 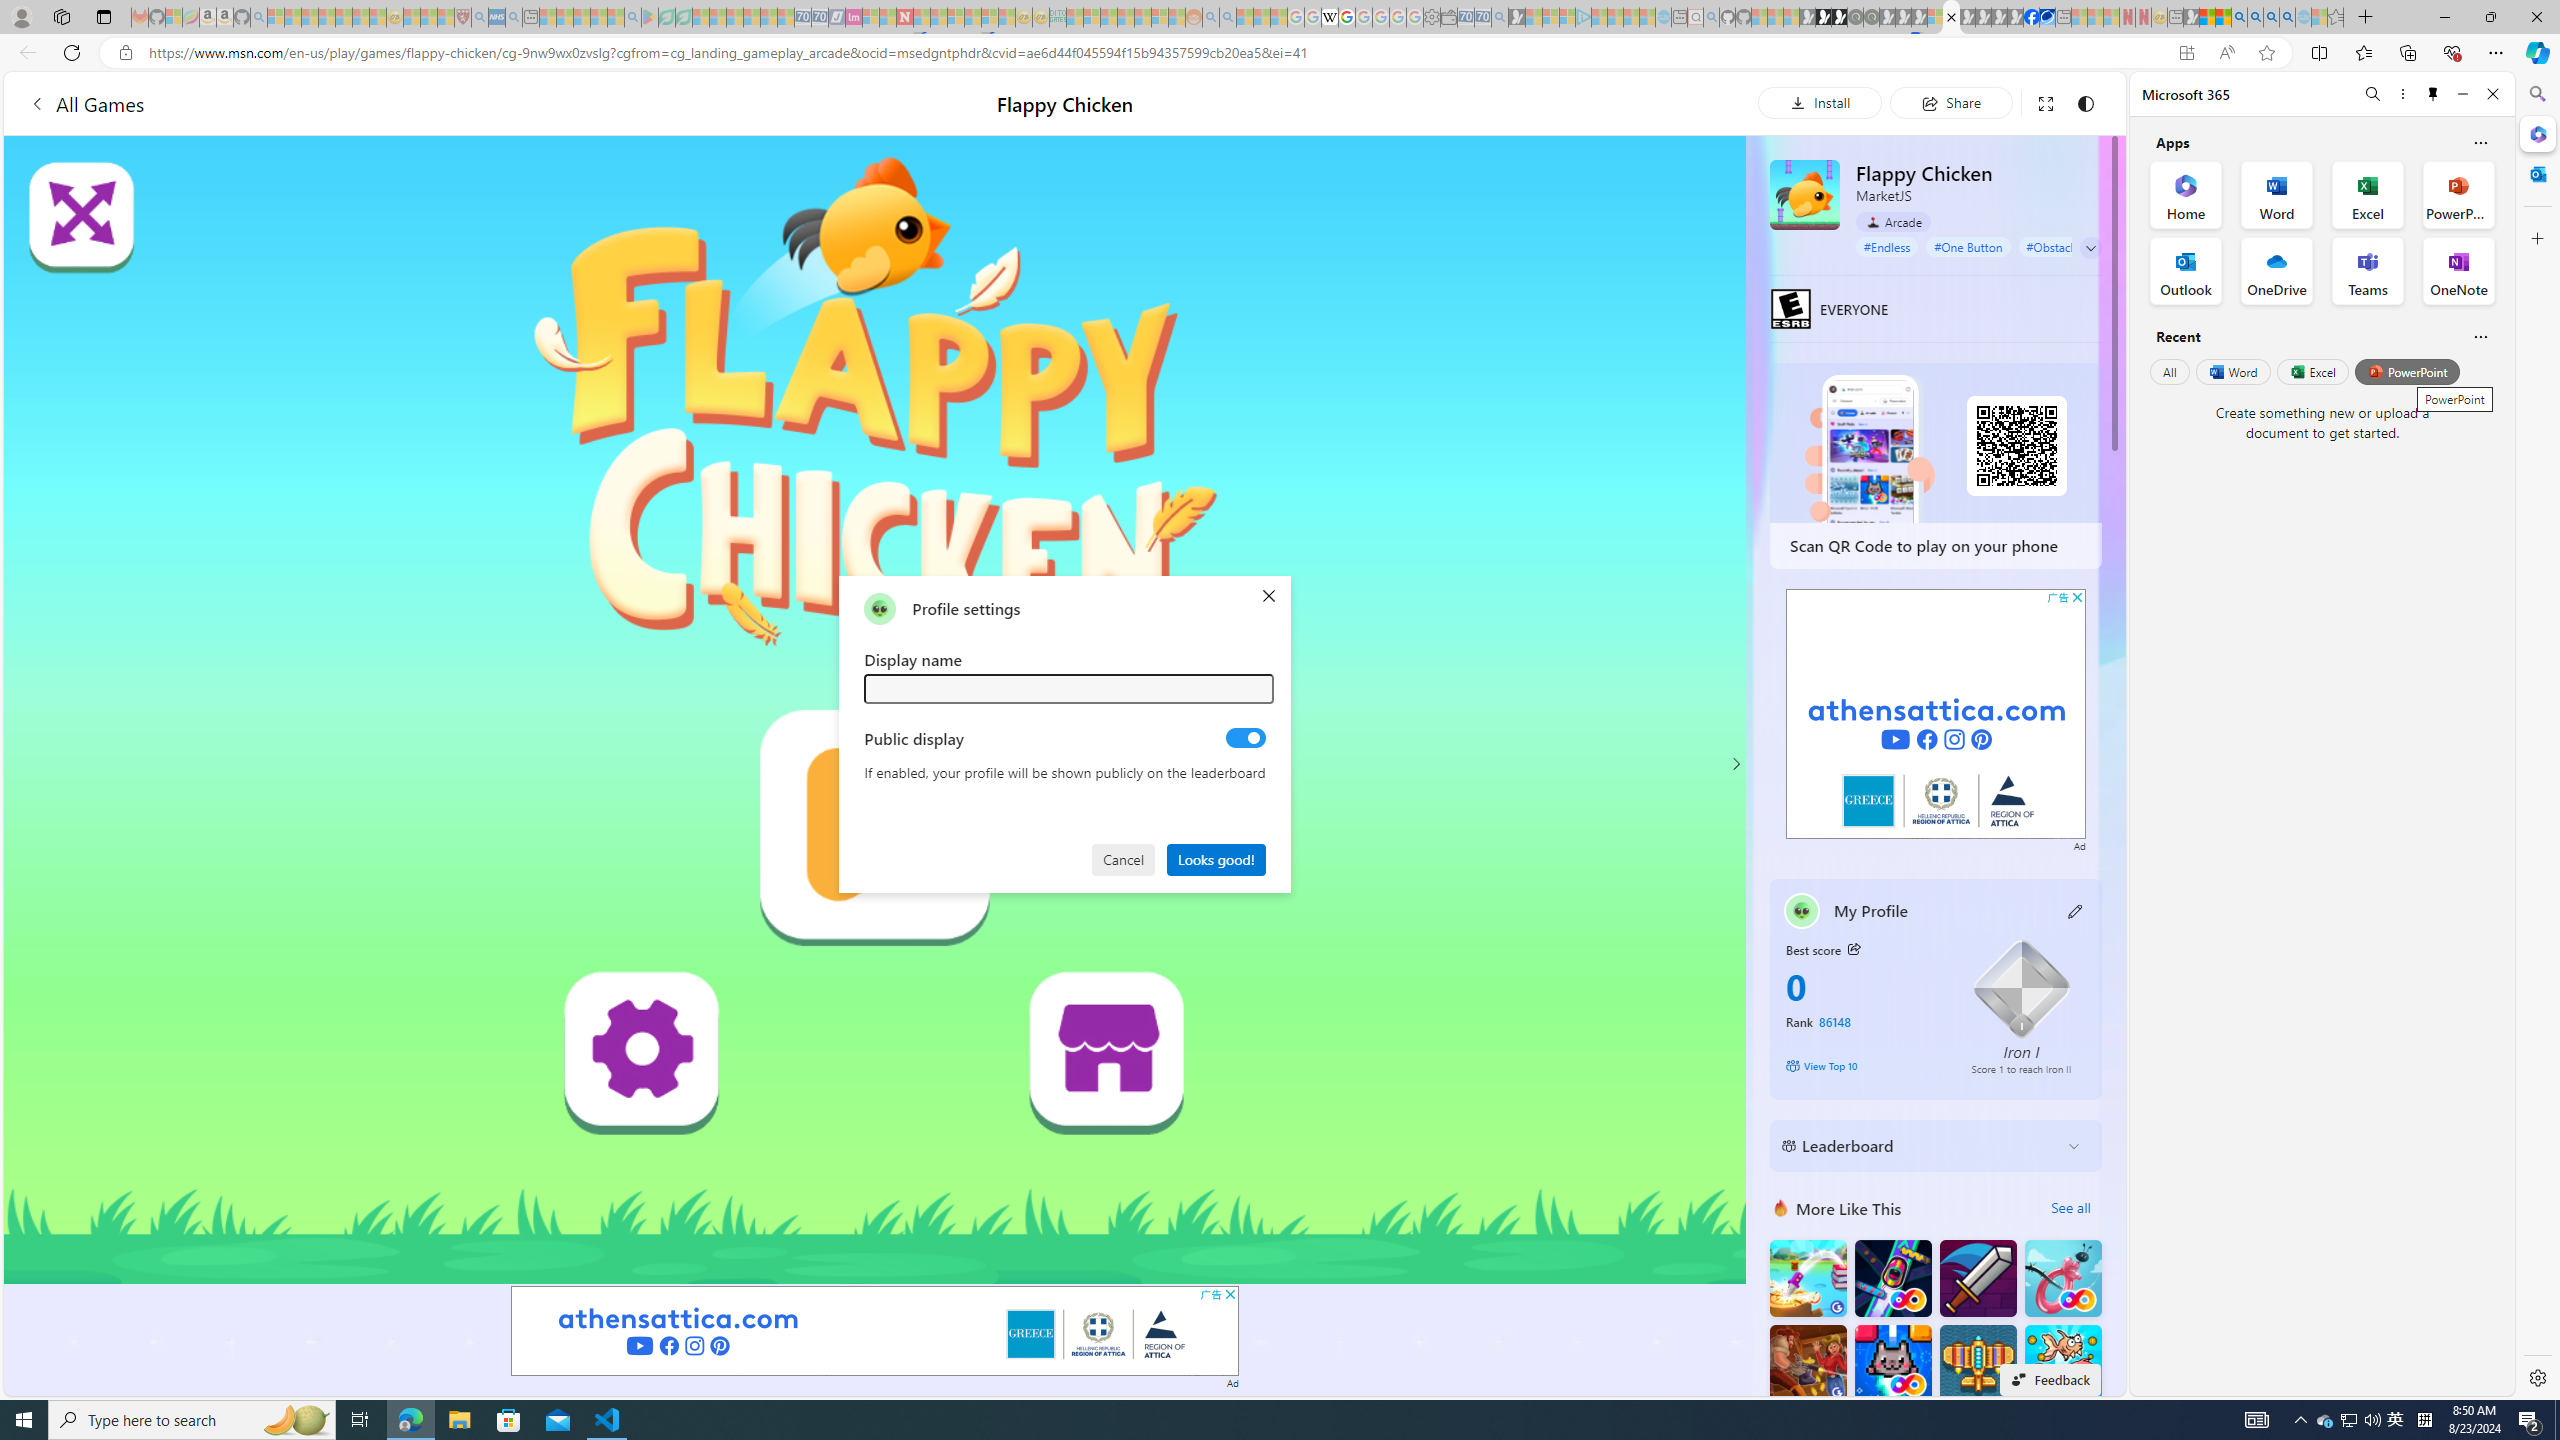 I want to click on 'Play Zoo Boom in your browser | Games from Microsoft Start', so click(x=1823, y=16).